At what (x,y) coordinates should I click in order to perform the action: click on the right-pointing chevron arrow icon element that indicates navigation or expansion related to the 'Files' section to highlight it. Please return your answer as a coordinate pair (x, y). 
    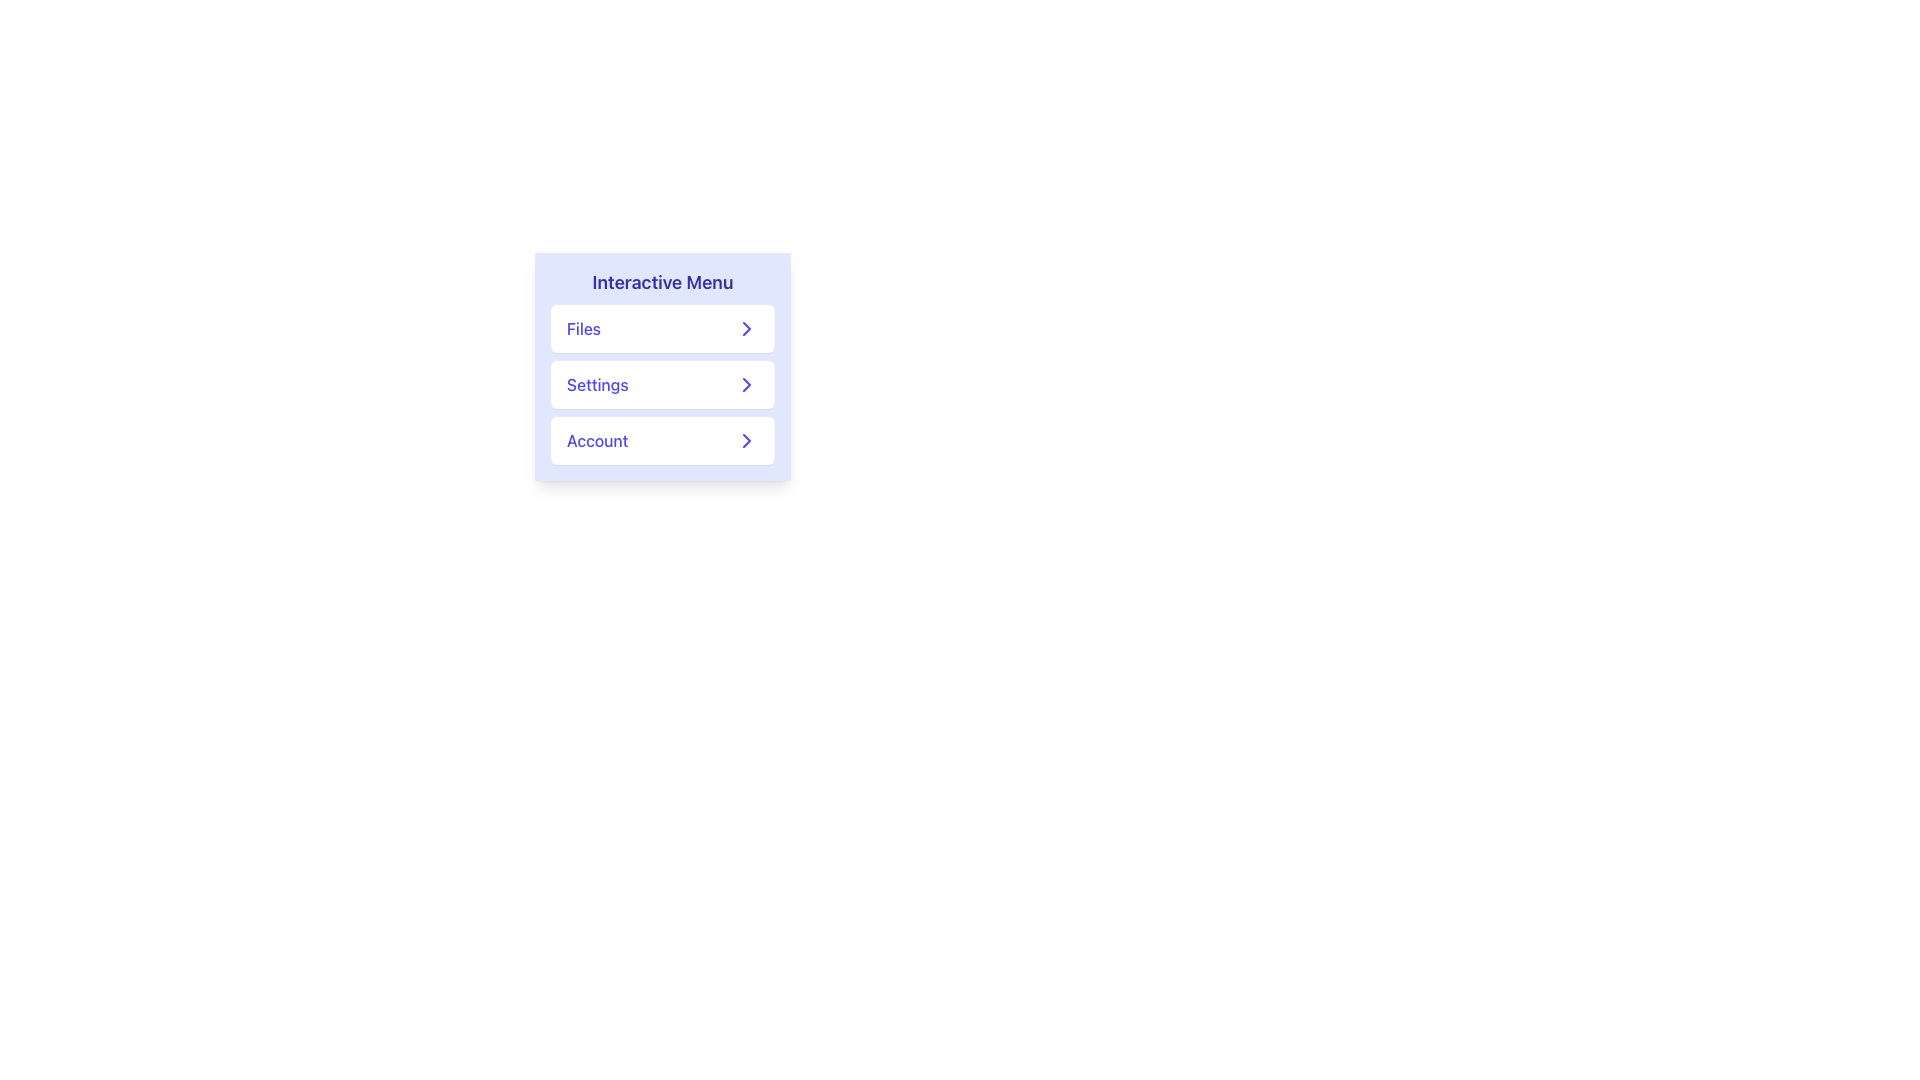
    Looking at the image, I should click on (746, 327).